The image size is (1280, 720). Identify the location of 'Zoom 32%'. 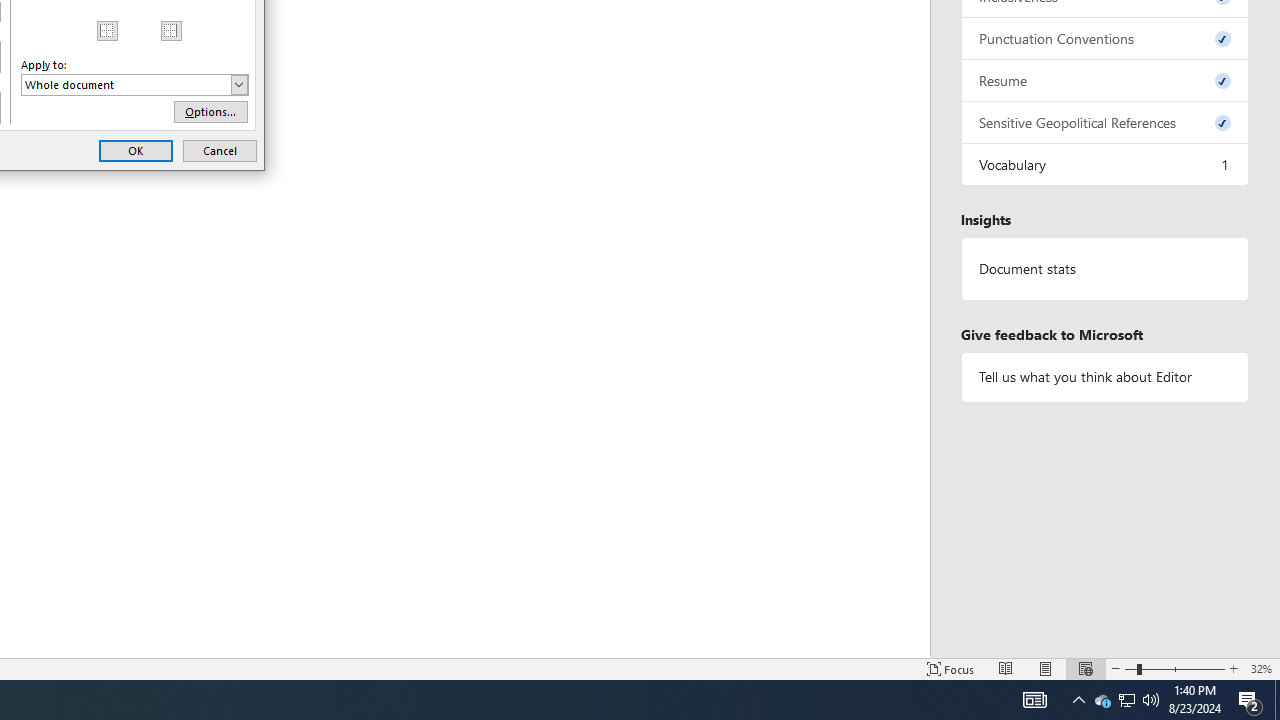
(1260, 669).